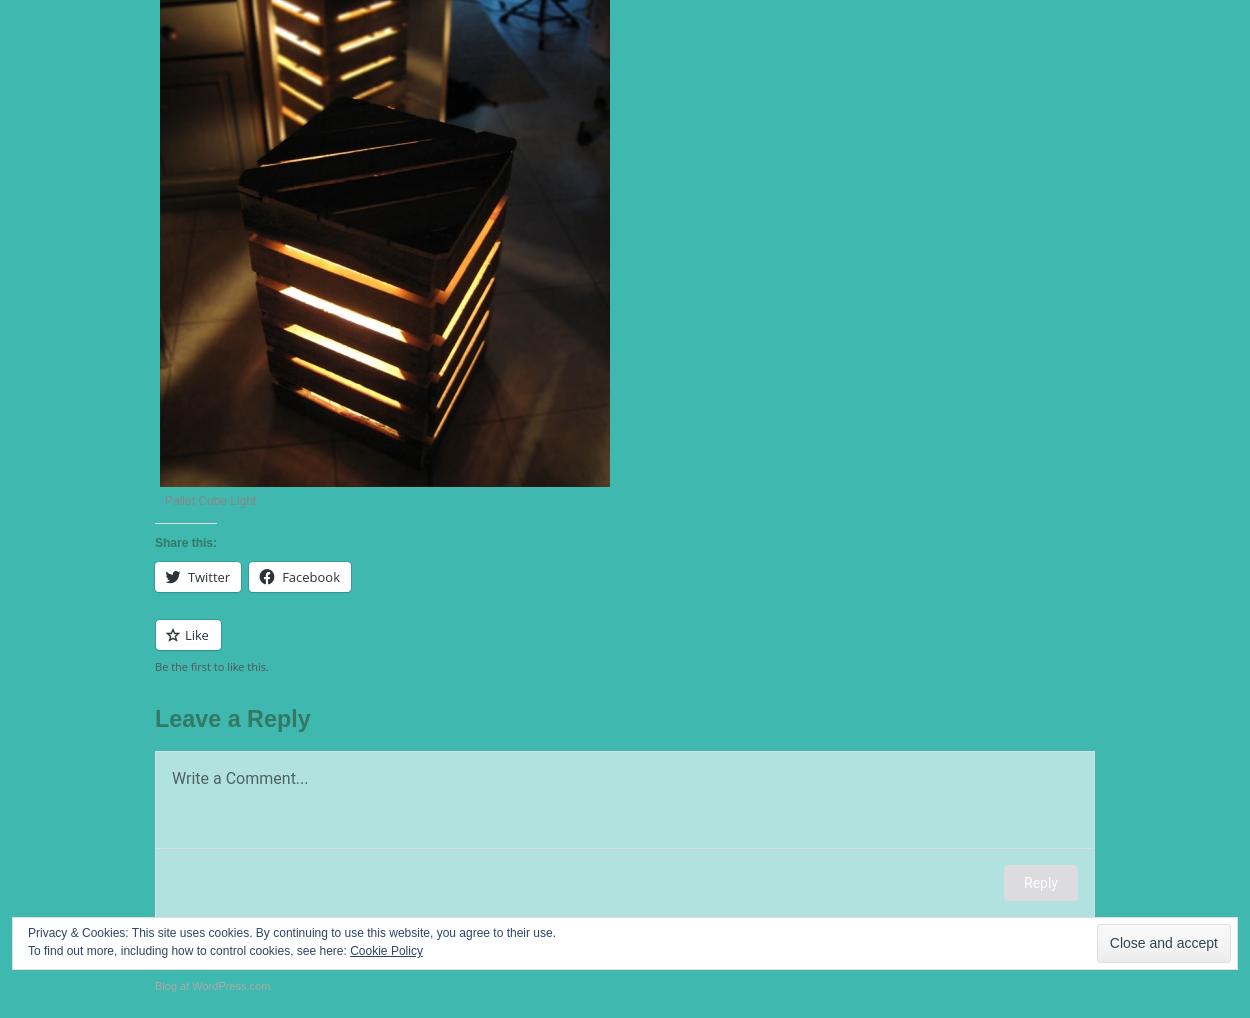 The image size is (1250, 1018). I want to click on 'Leave a Reply', so click(155, 716).